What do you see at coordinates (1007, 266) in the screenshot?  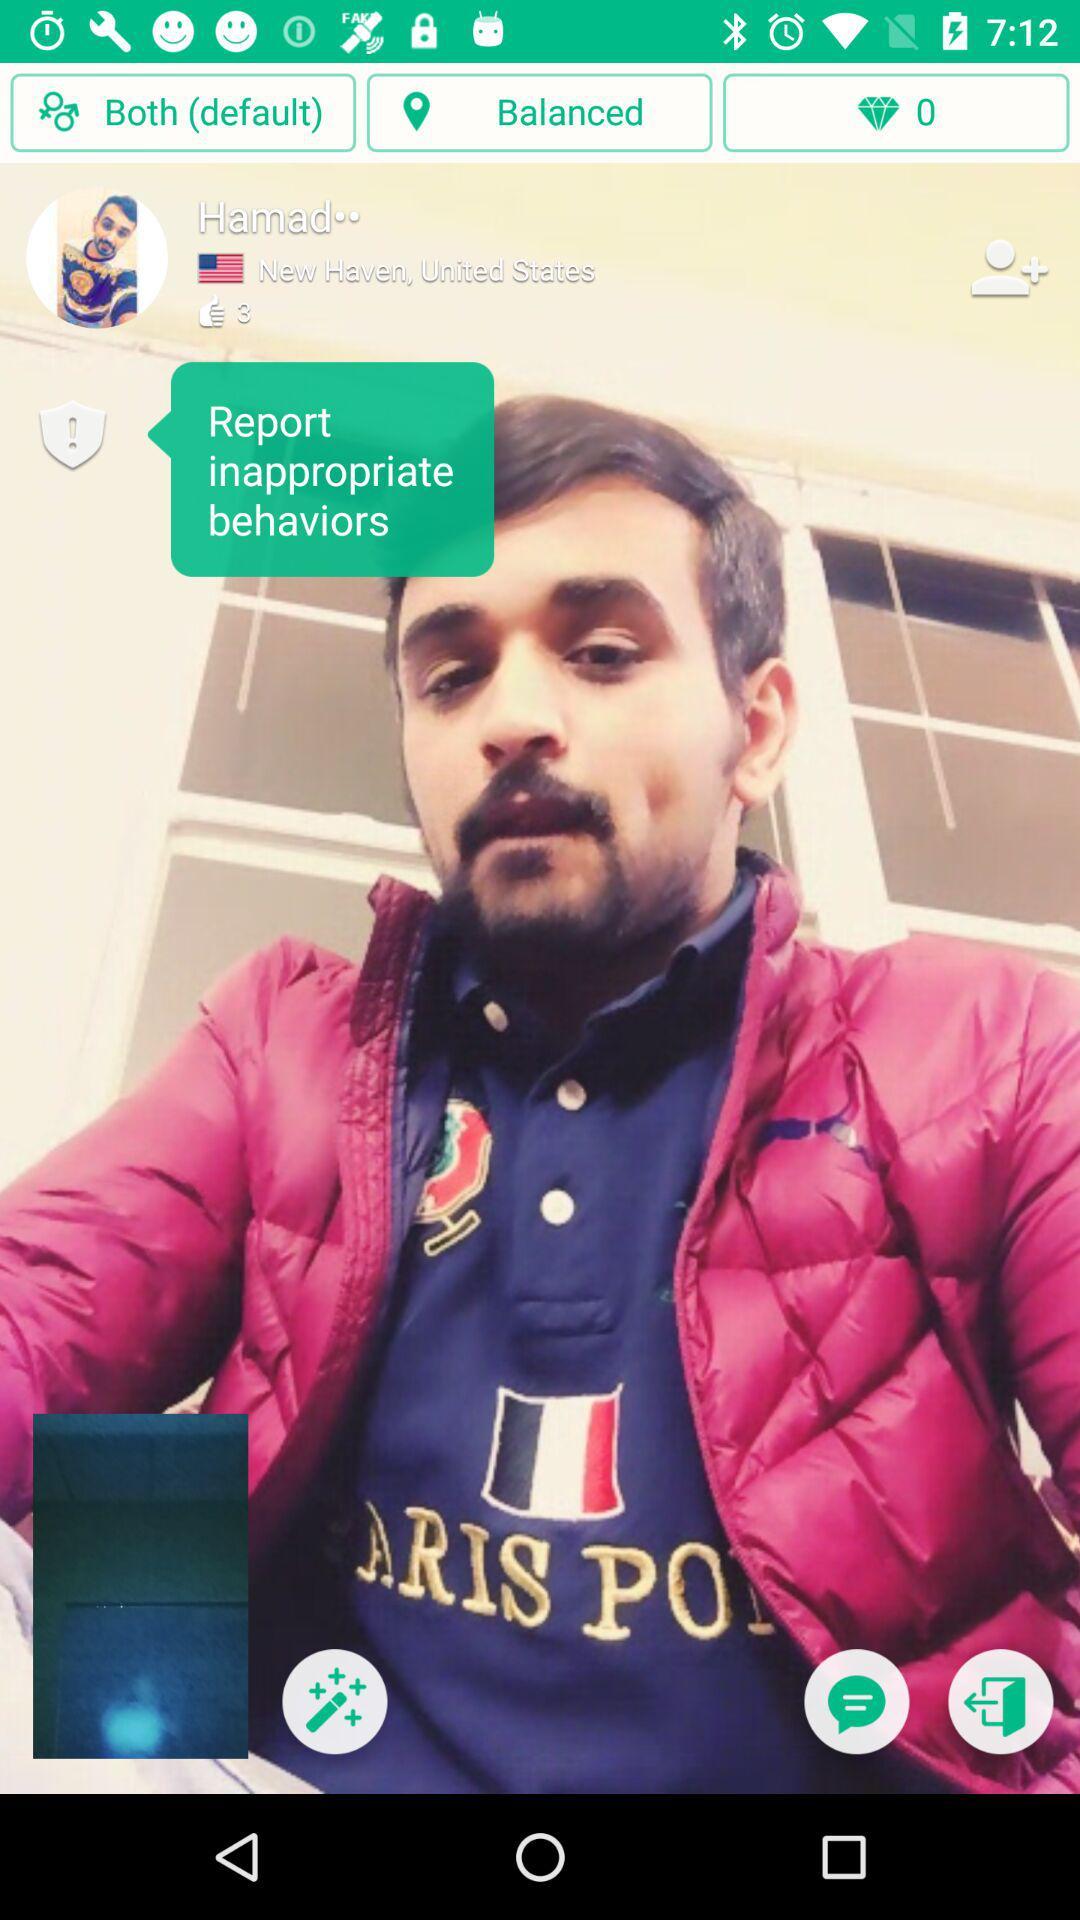 I see `the contact` at bounding box center [1007, 266].